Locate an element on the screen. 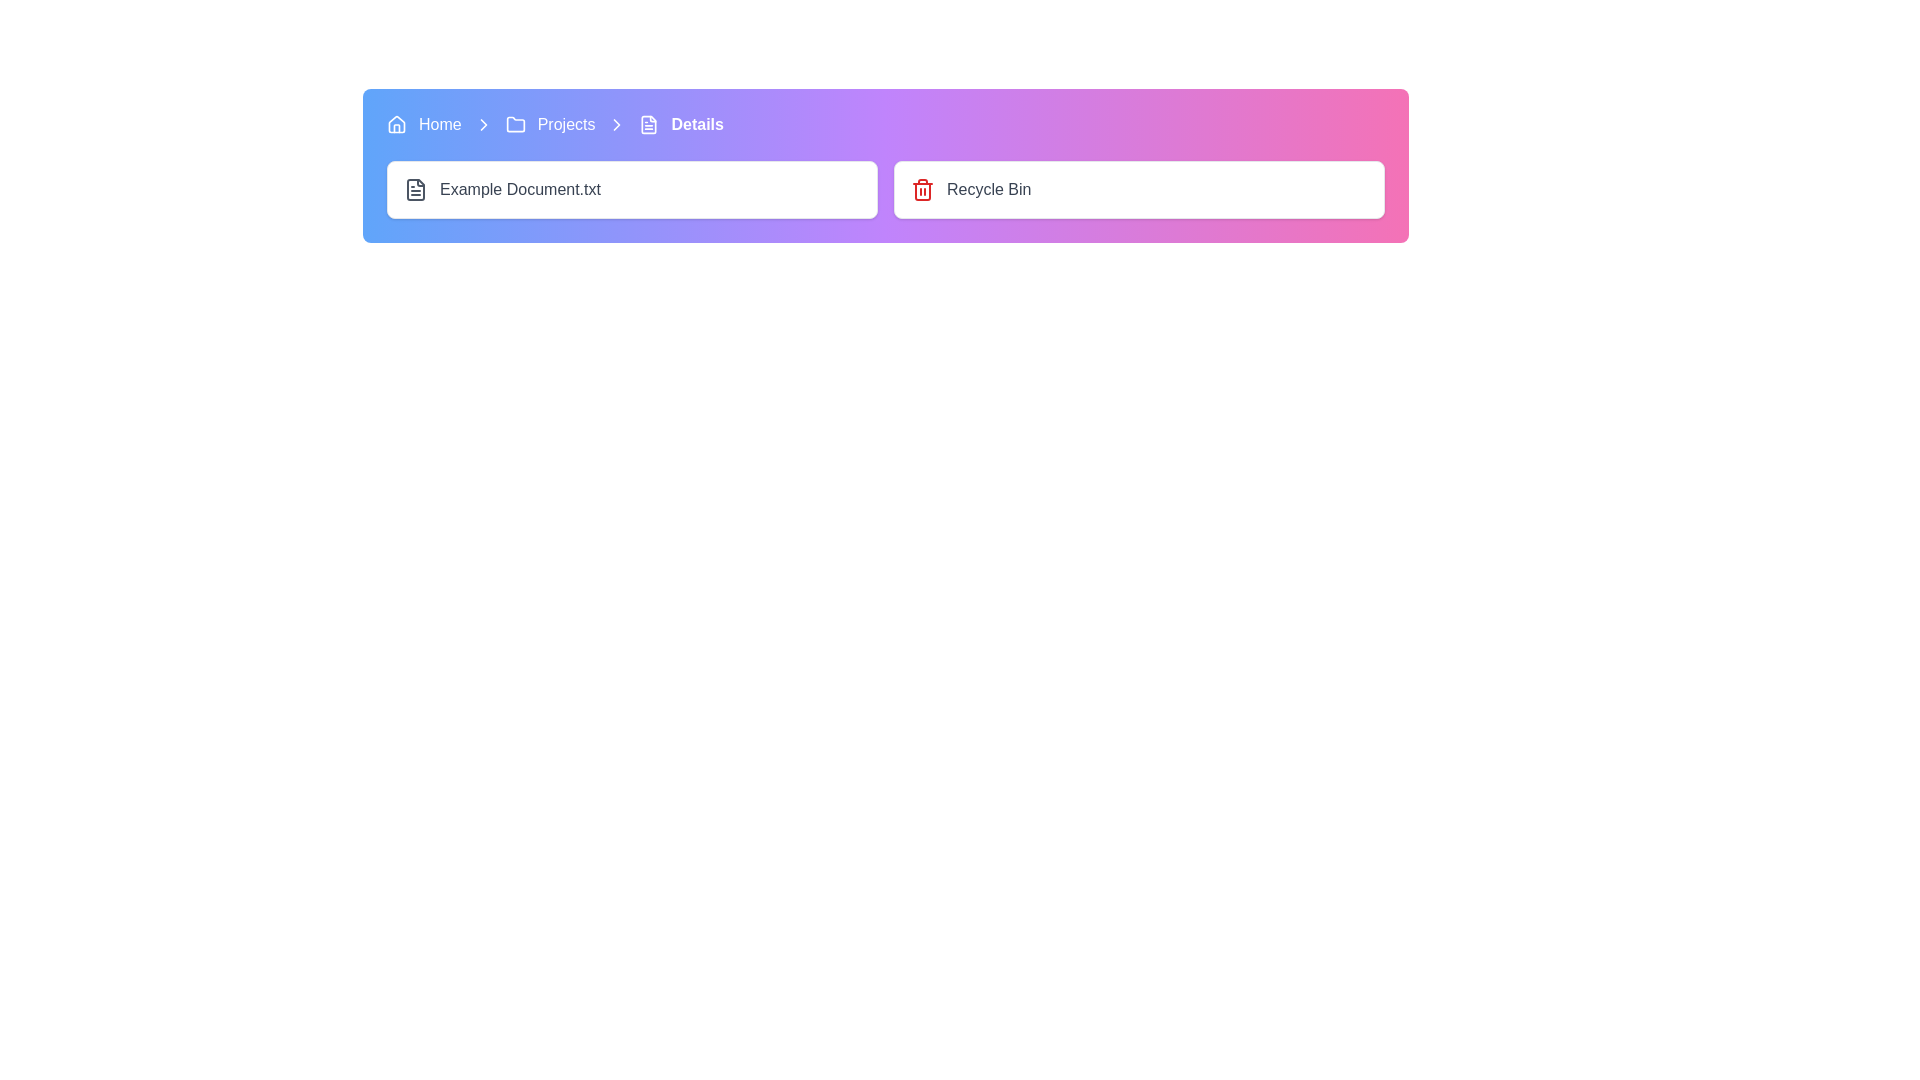 Image resolution: width=1920 pixels, height=1080 pixels. the 'Recycle Bin' text label which indicates the purpose of the trash can icon next to it, located in the upper right area of the interface is located at coordinates (989, 189).